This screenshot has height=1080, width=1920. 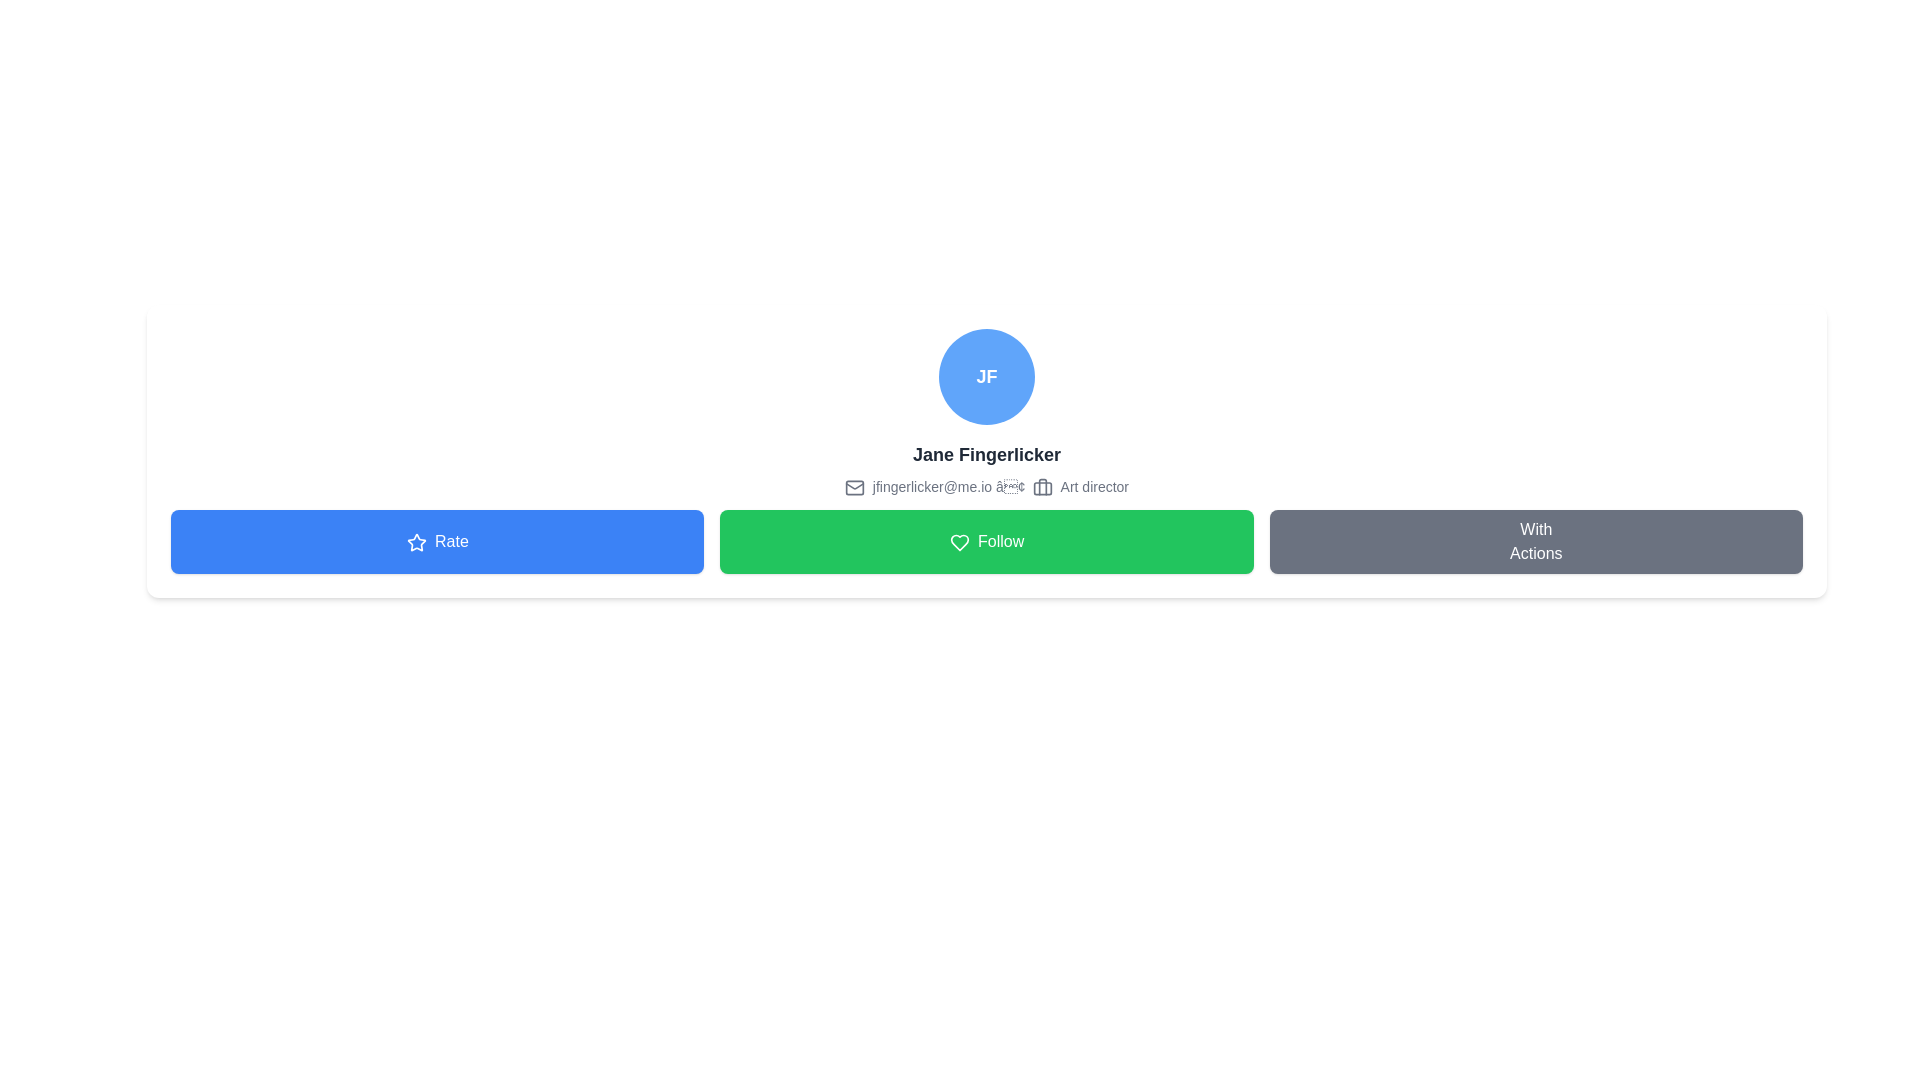 I want to click on the button labeled 'With Actions', which is the third button in a horizontal layout with a gray background and white text, so click(x=1535, y=542).